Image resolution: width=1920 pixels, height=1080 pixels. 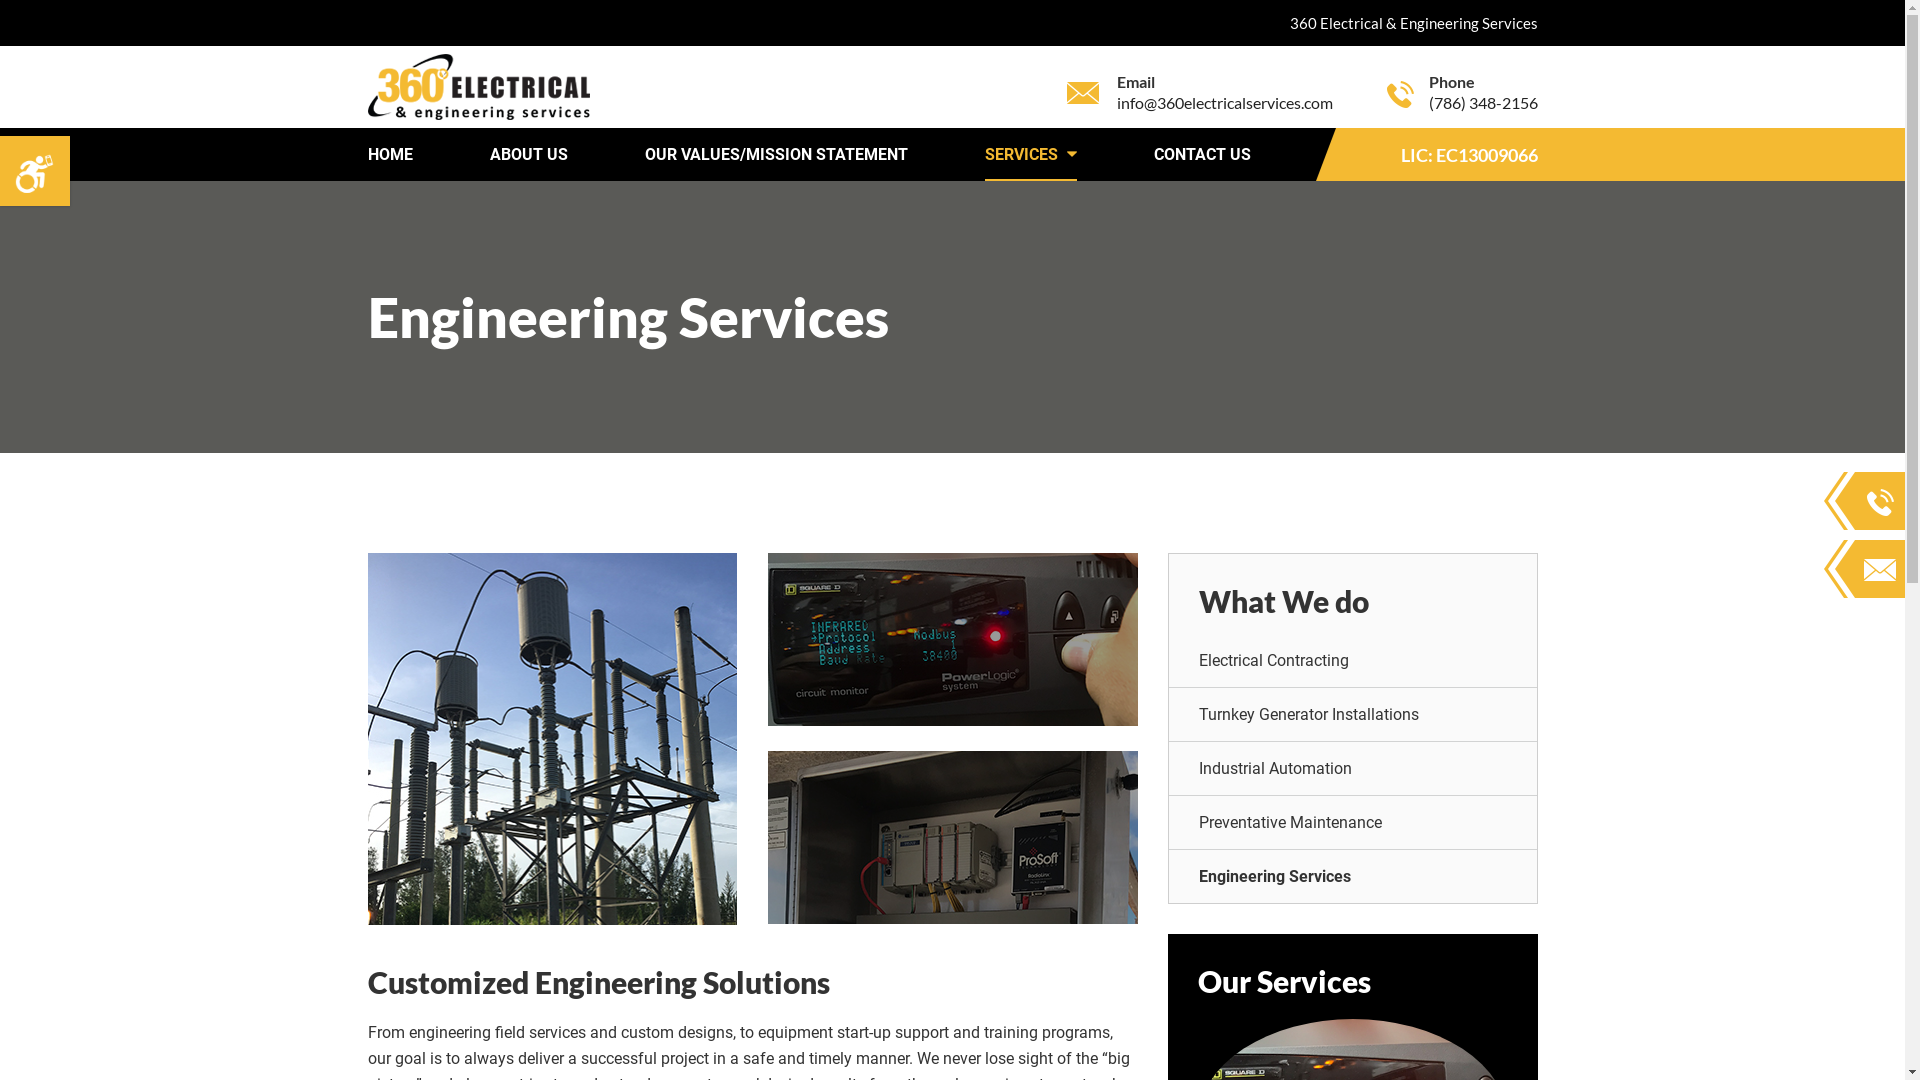 I want to click on 'ABOUT US', so click(x=528, y=153).